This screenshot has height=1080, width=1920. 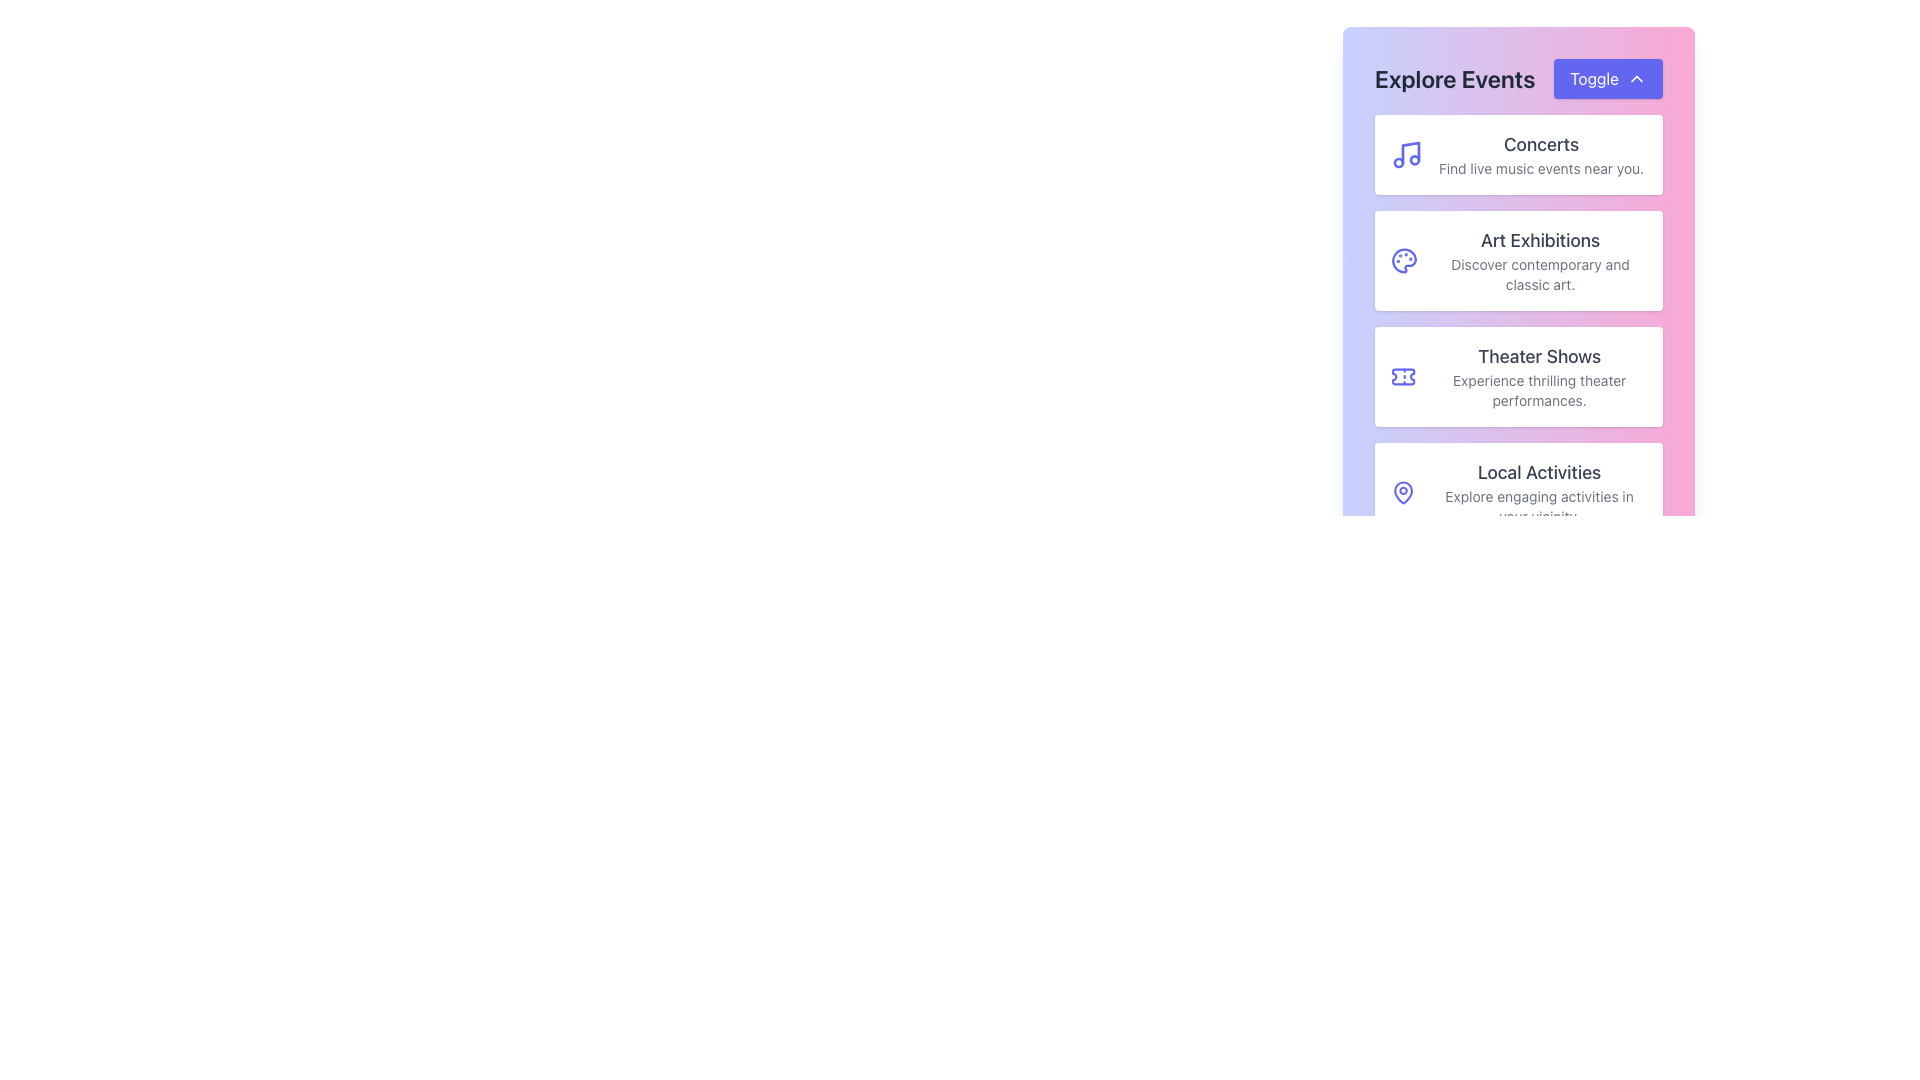 I want to click on the first informational card in the 'Explore Events' section, which provides details about music events, so click(x=1518, y=153).